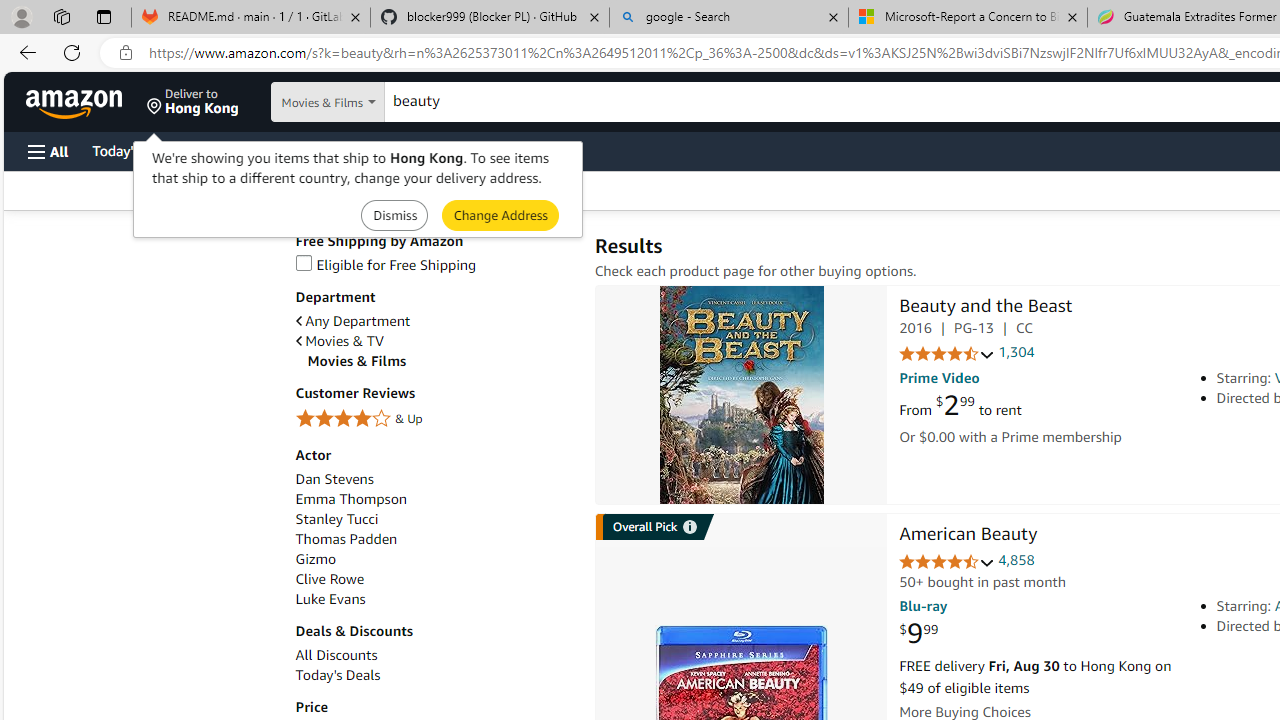  Describe the element at coordinates (938, 378) in the screenshot. I see `'Prime Video'` at that location.